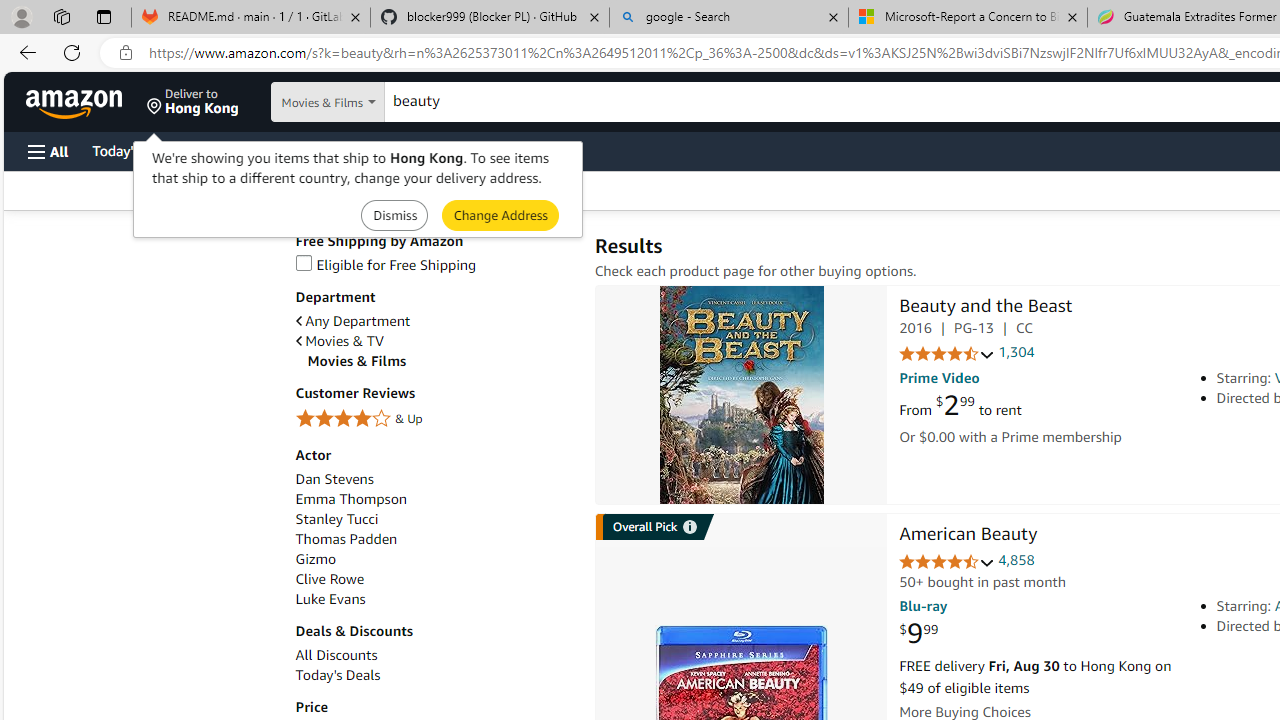  Describe the element at coordinates (938, 378) in the screenshot. I see `'Prime Video'` at that location.